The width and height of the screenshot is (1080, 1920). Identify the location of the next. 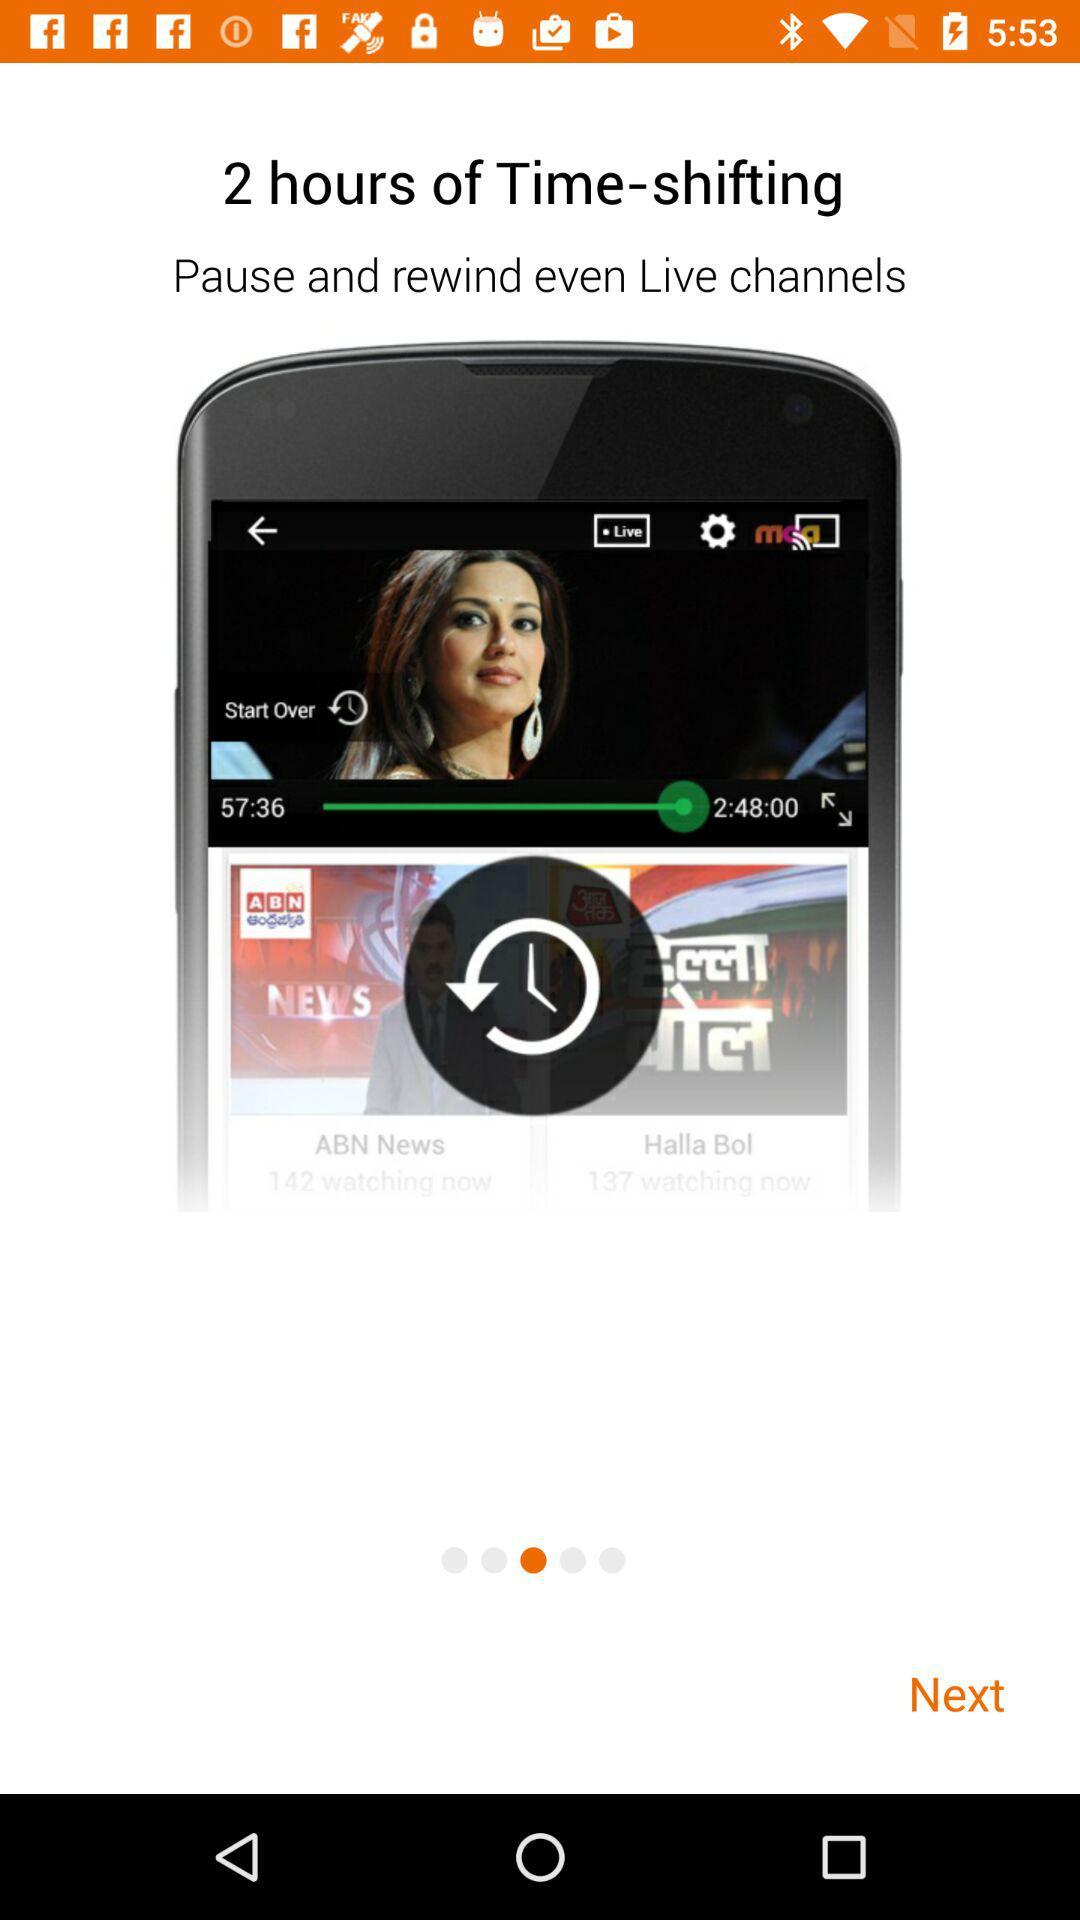
(955, 1692).